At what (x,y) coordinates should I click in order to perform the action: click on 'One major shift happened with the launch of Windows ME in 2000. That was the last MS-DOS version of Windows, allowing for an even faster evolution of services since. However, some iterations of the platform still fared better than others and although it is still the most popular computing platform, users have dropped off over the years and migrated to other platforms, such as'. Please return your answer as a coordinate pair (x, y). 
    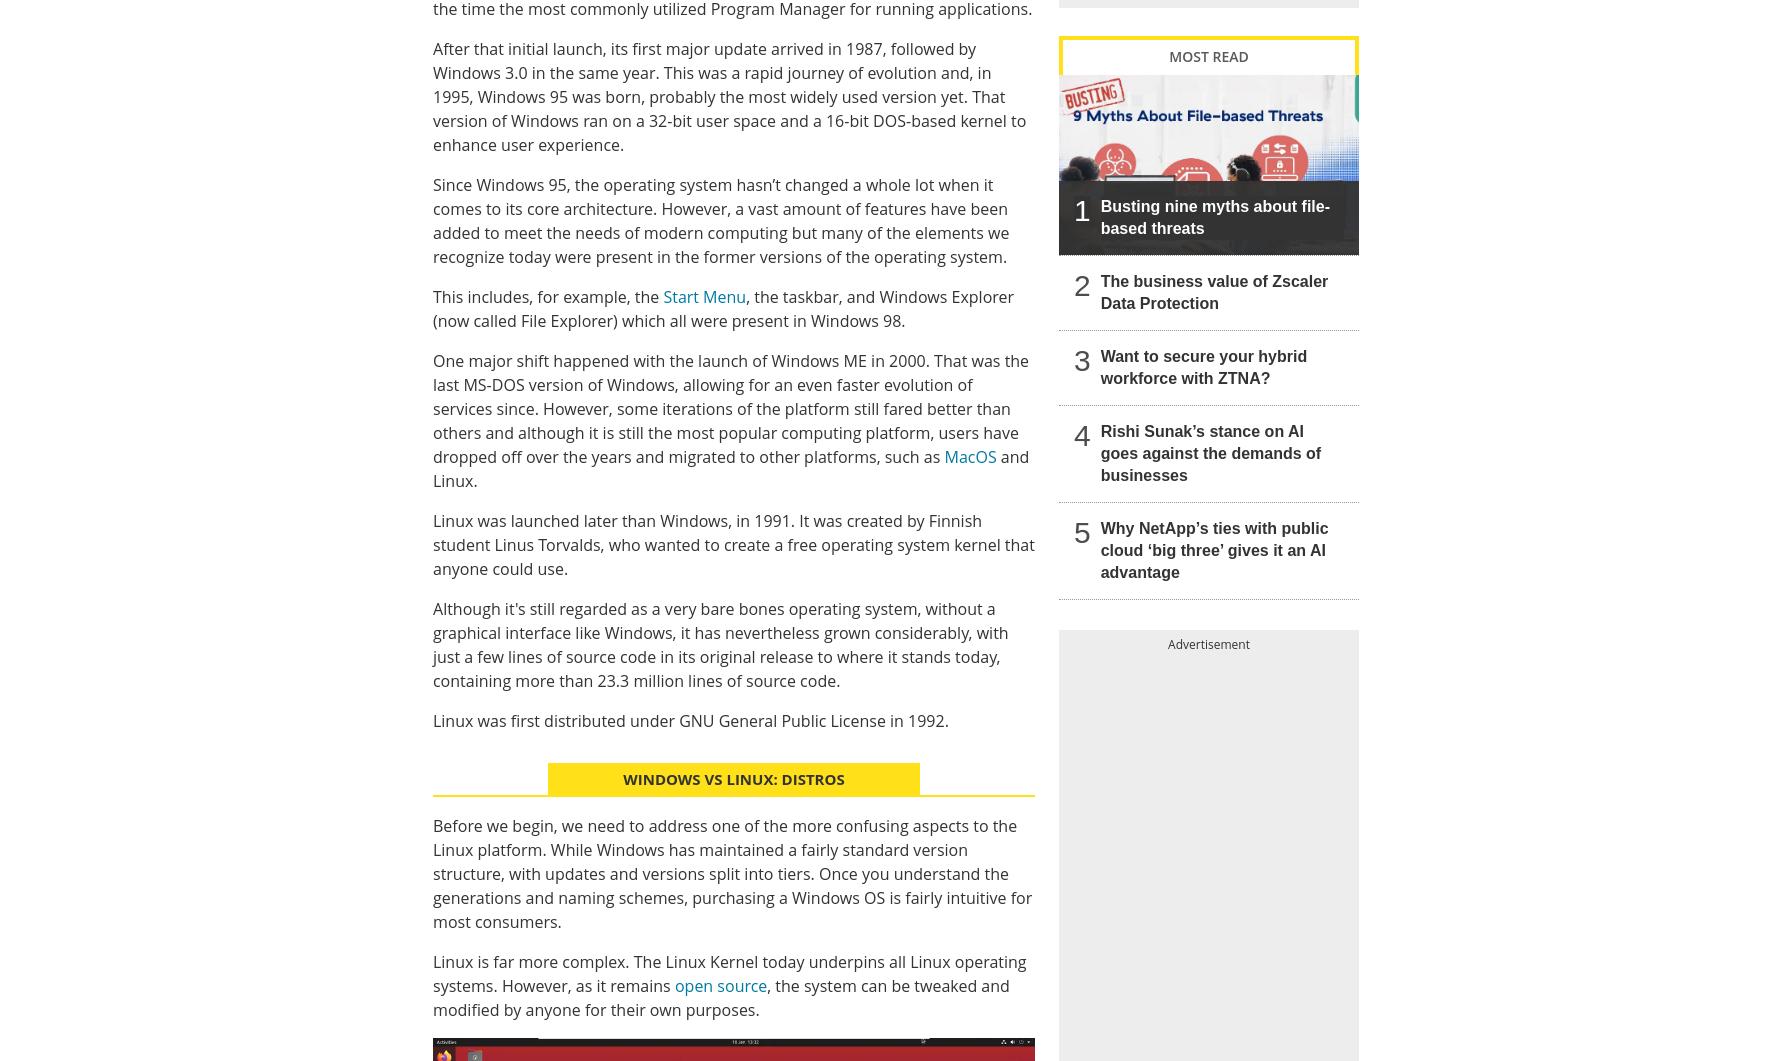
    Looking at the image, I should click on (729, 407).